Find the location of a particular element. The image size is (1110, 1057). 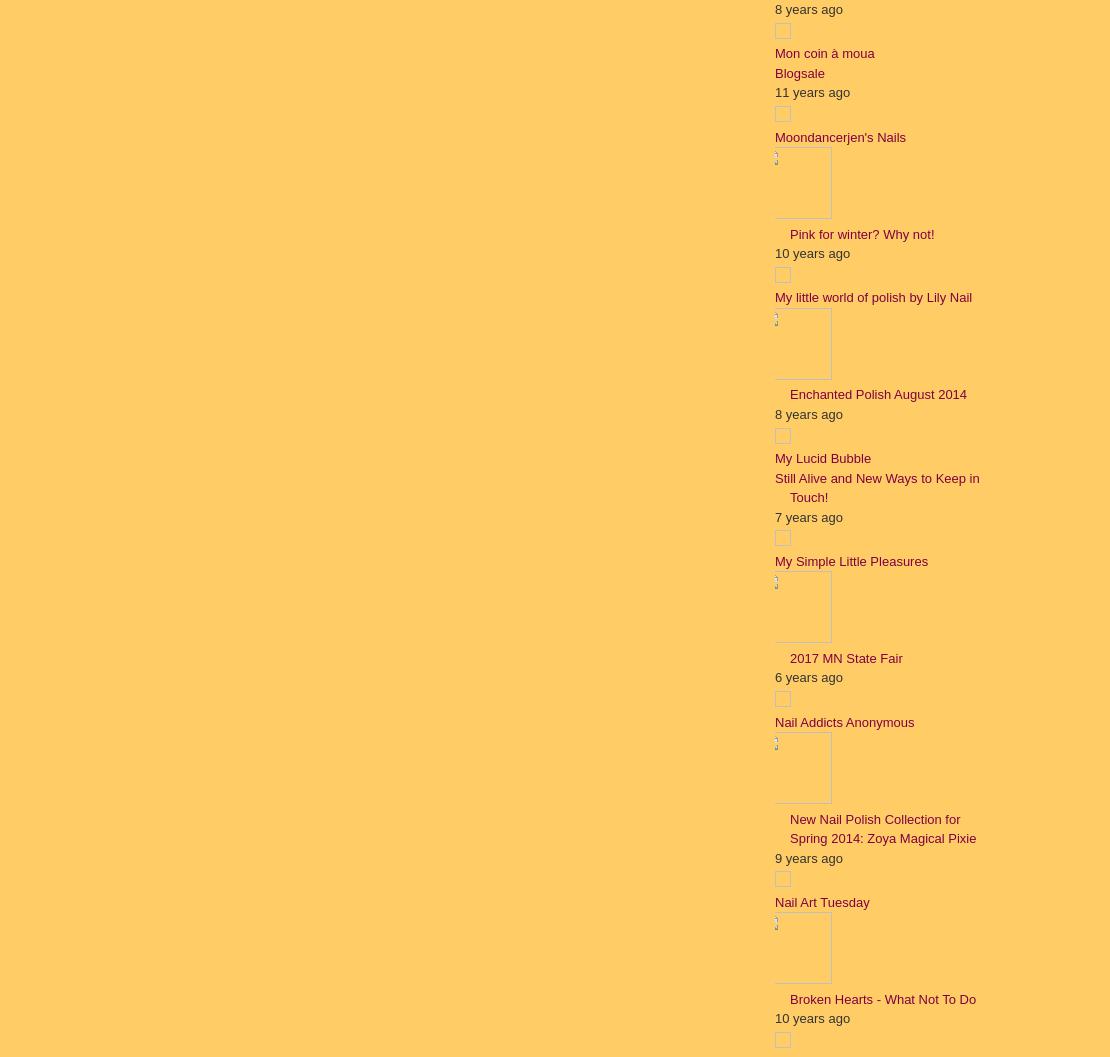

'Nail Addicts Anonymous' is located at coordinates (774, 720).